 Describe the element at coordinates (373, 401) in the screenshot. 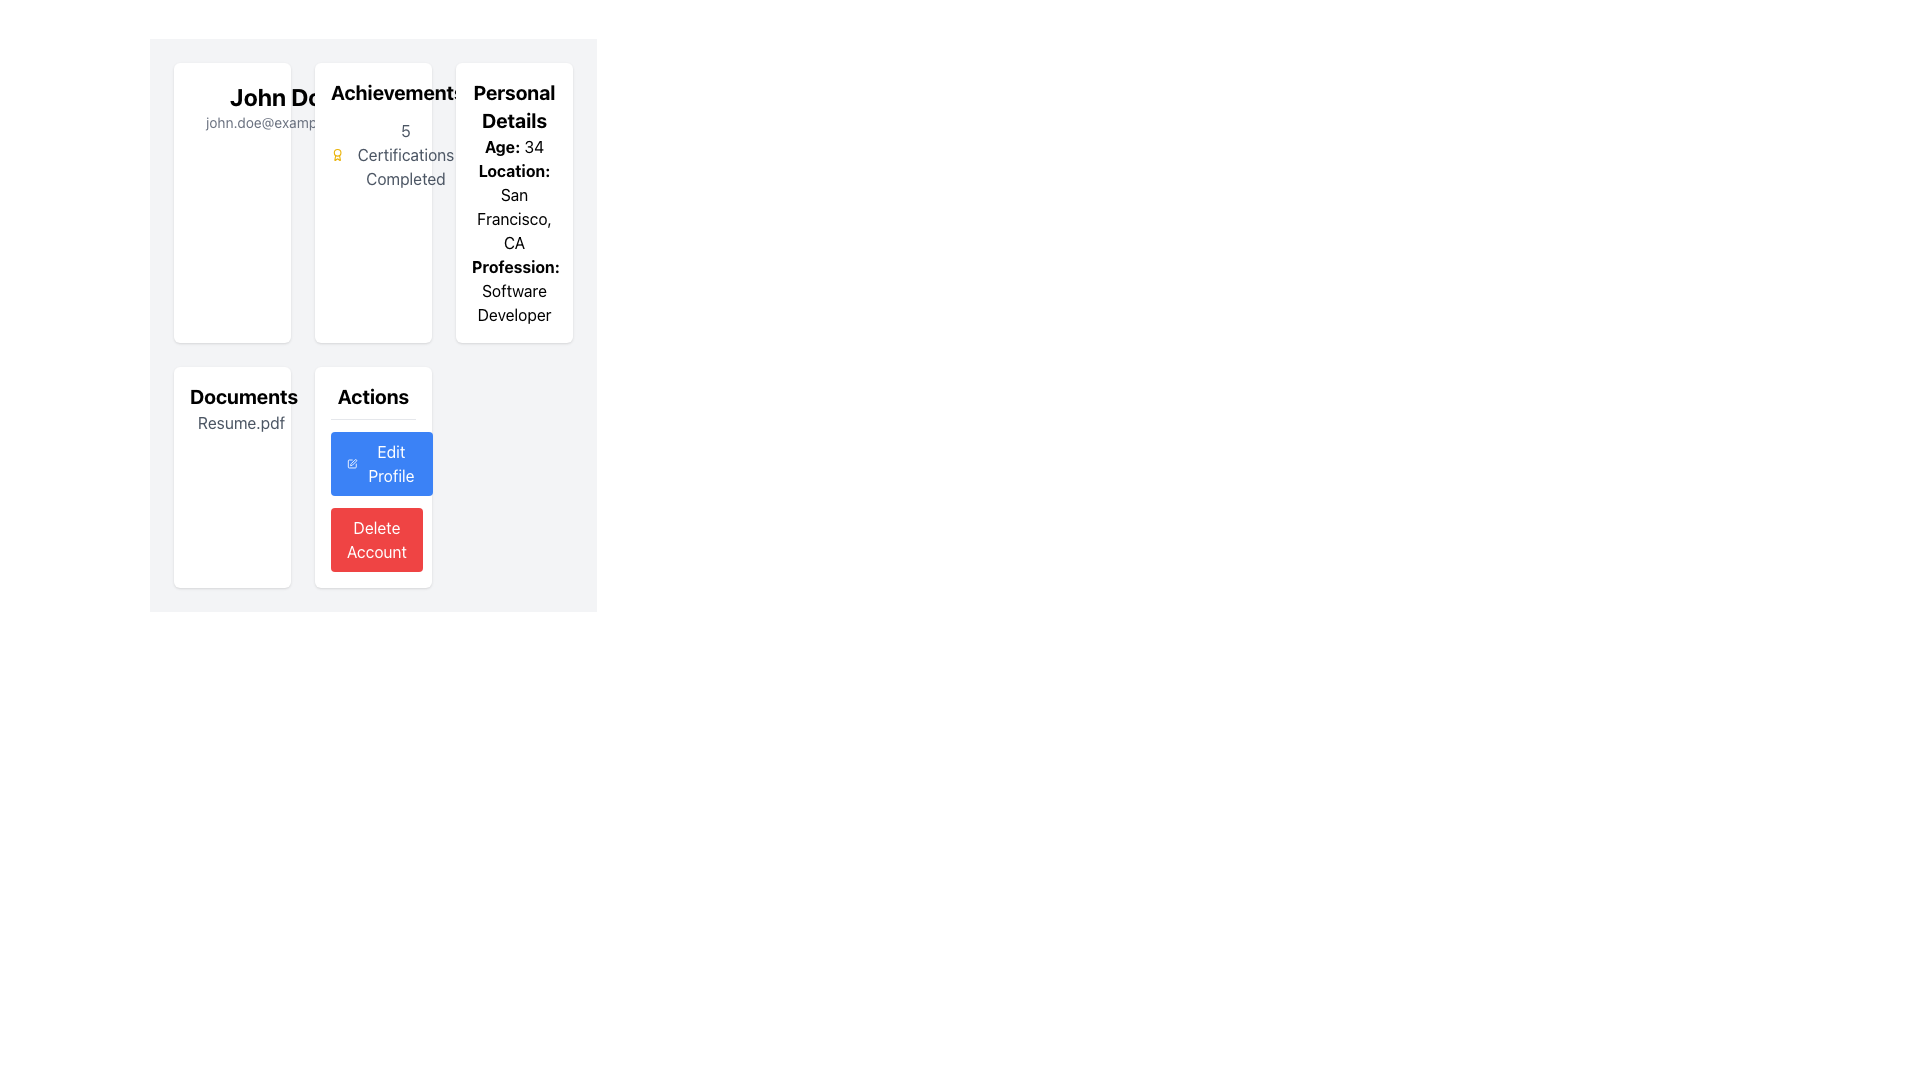

I see `the prominently styled header displaying the text 'Actions', which is bold and underlined, located at the top of a white rectangular section` at that location.